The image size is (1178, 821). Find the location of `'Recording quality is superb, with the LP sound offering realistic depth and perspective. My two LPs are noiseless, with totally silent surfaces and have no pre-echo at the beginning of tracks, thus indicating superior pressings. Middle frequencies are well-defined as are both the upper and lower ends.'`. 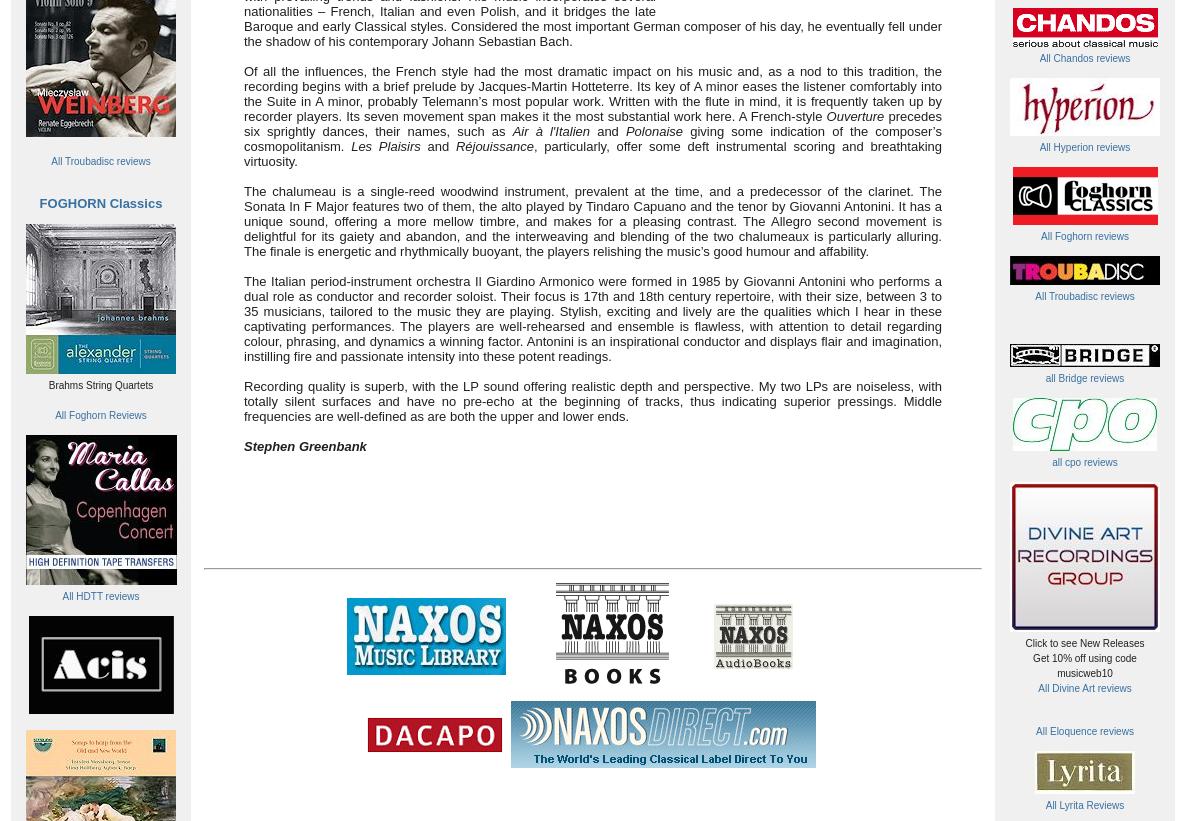

'Recording quality is superb, with the LP sound offering realistic depth and perspective. My two LPs are noiseless, with totally silent surfaces and have no pre-echo at the beginning of tracks, thus indicating superior pressings. Middle frequencies are well-defined as are both the upper and lower ends.' is located at coordinates (242, 399).